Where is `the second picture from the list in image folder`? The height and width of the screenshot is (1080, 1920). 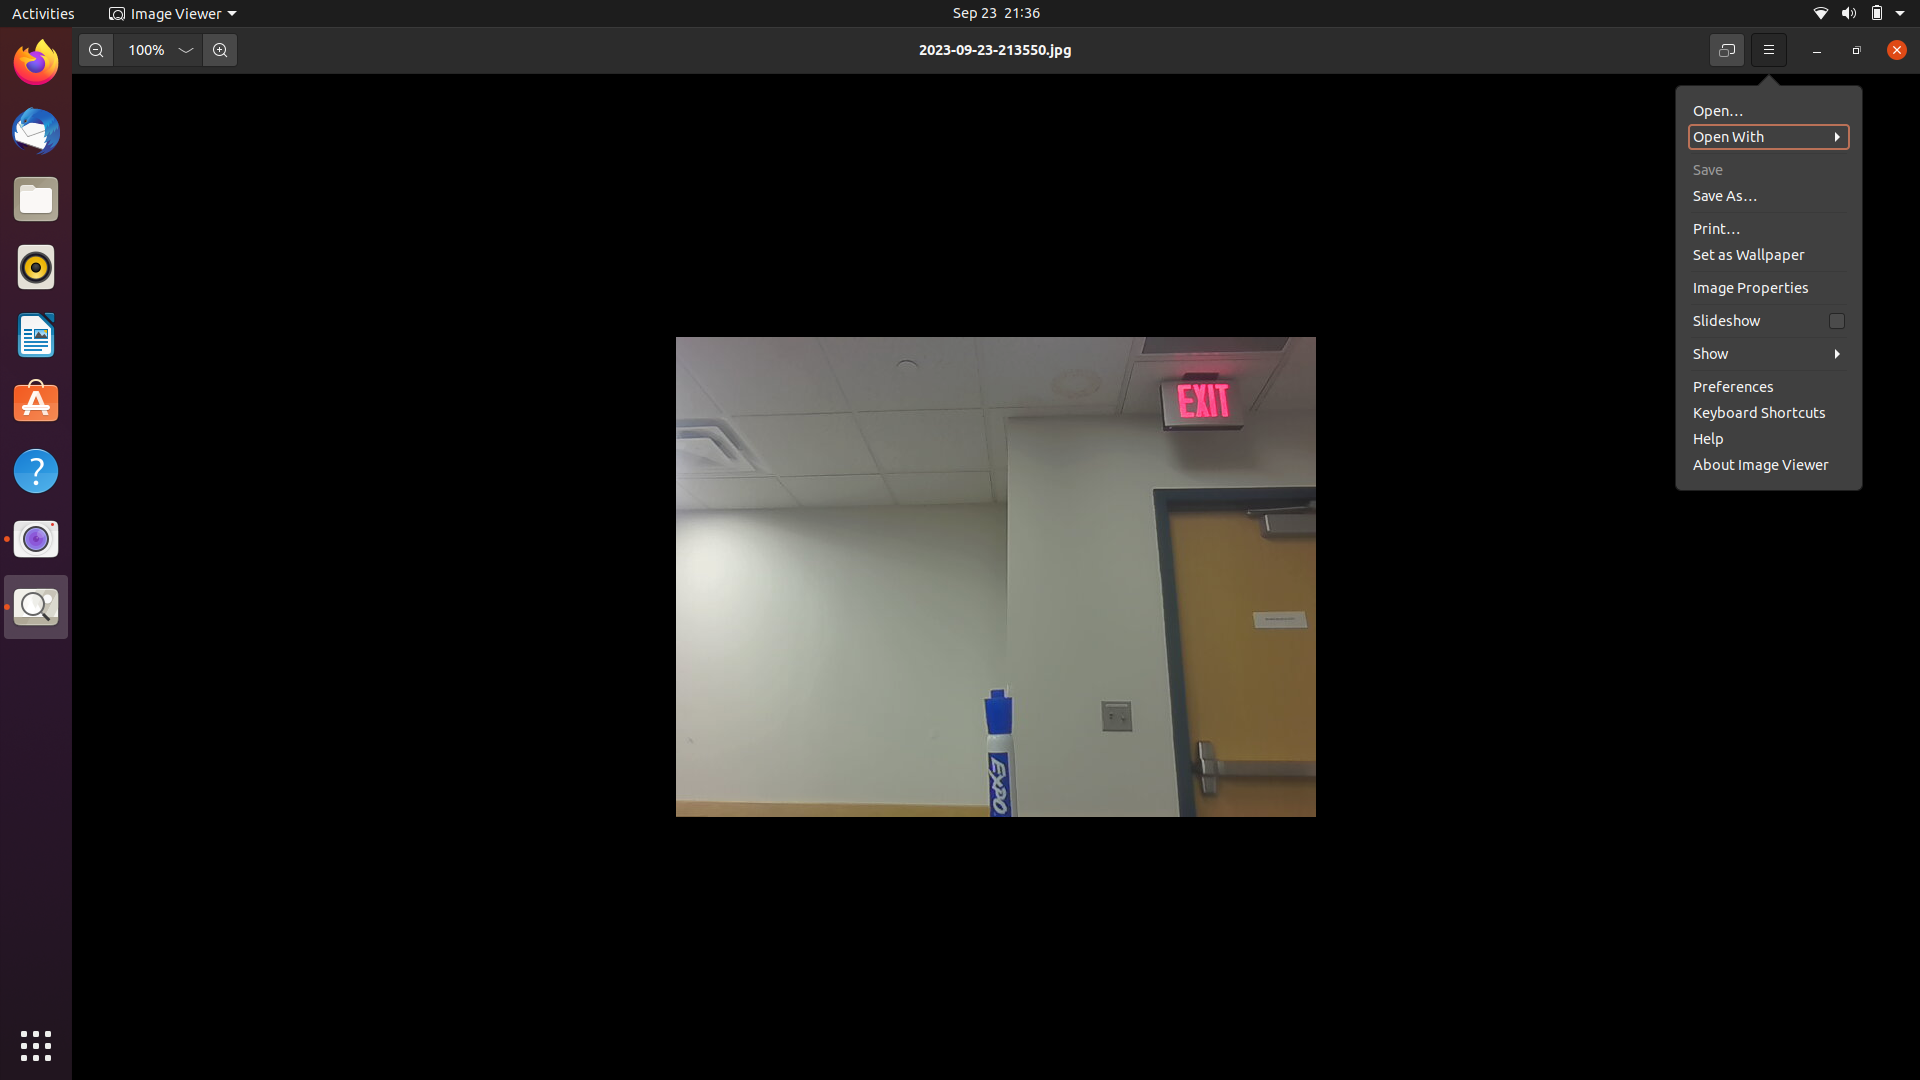
the second picture from the list in image folder is located at coordinates (1769, 136).